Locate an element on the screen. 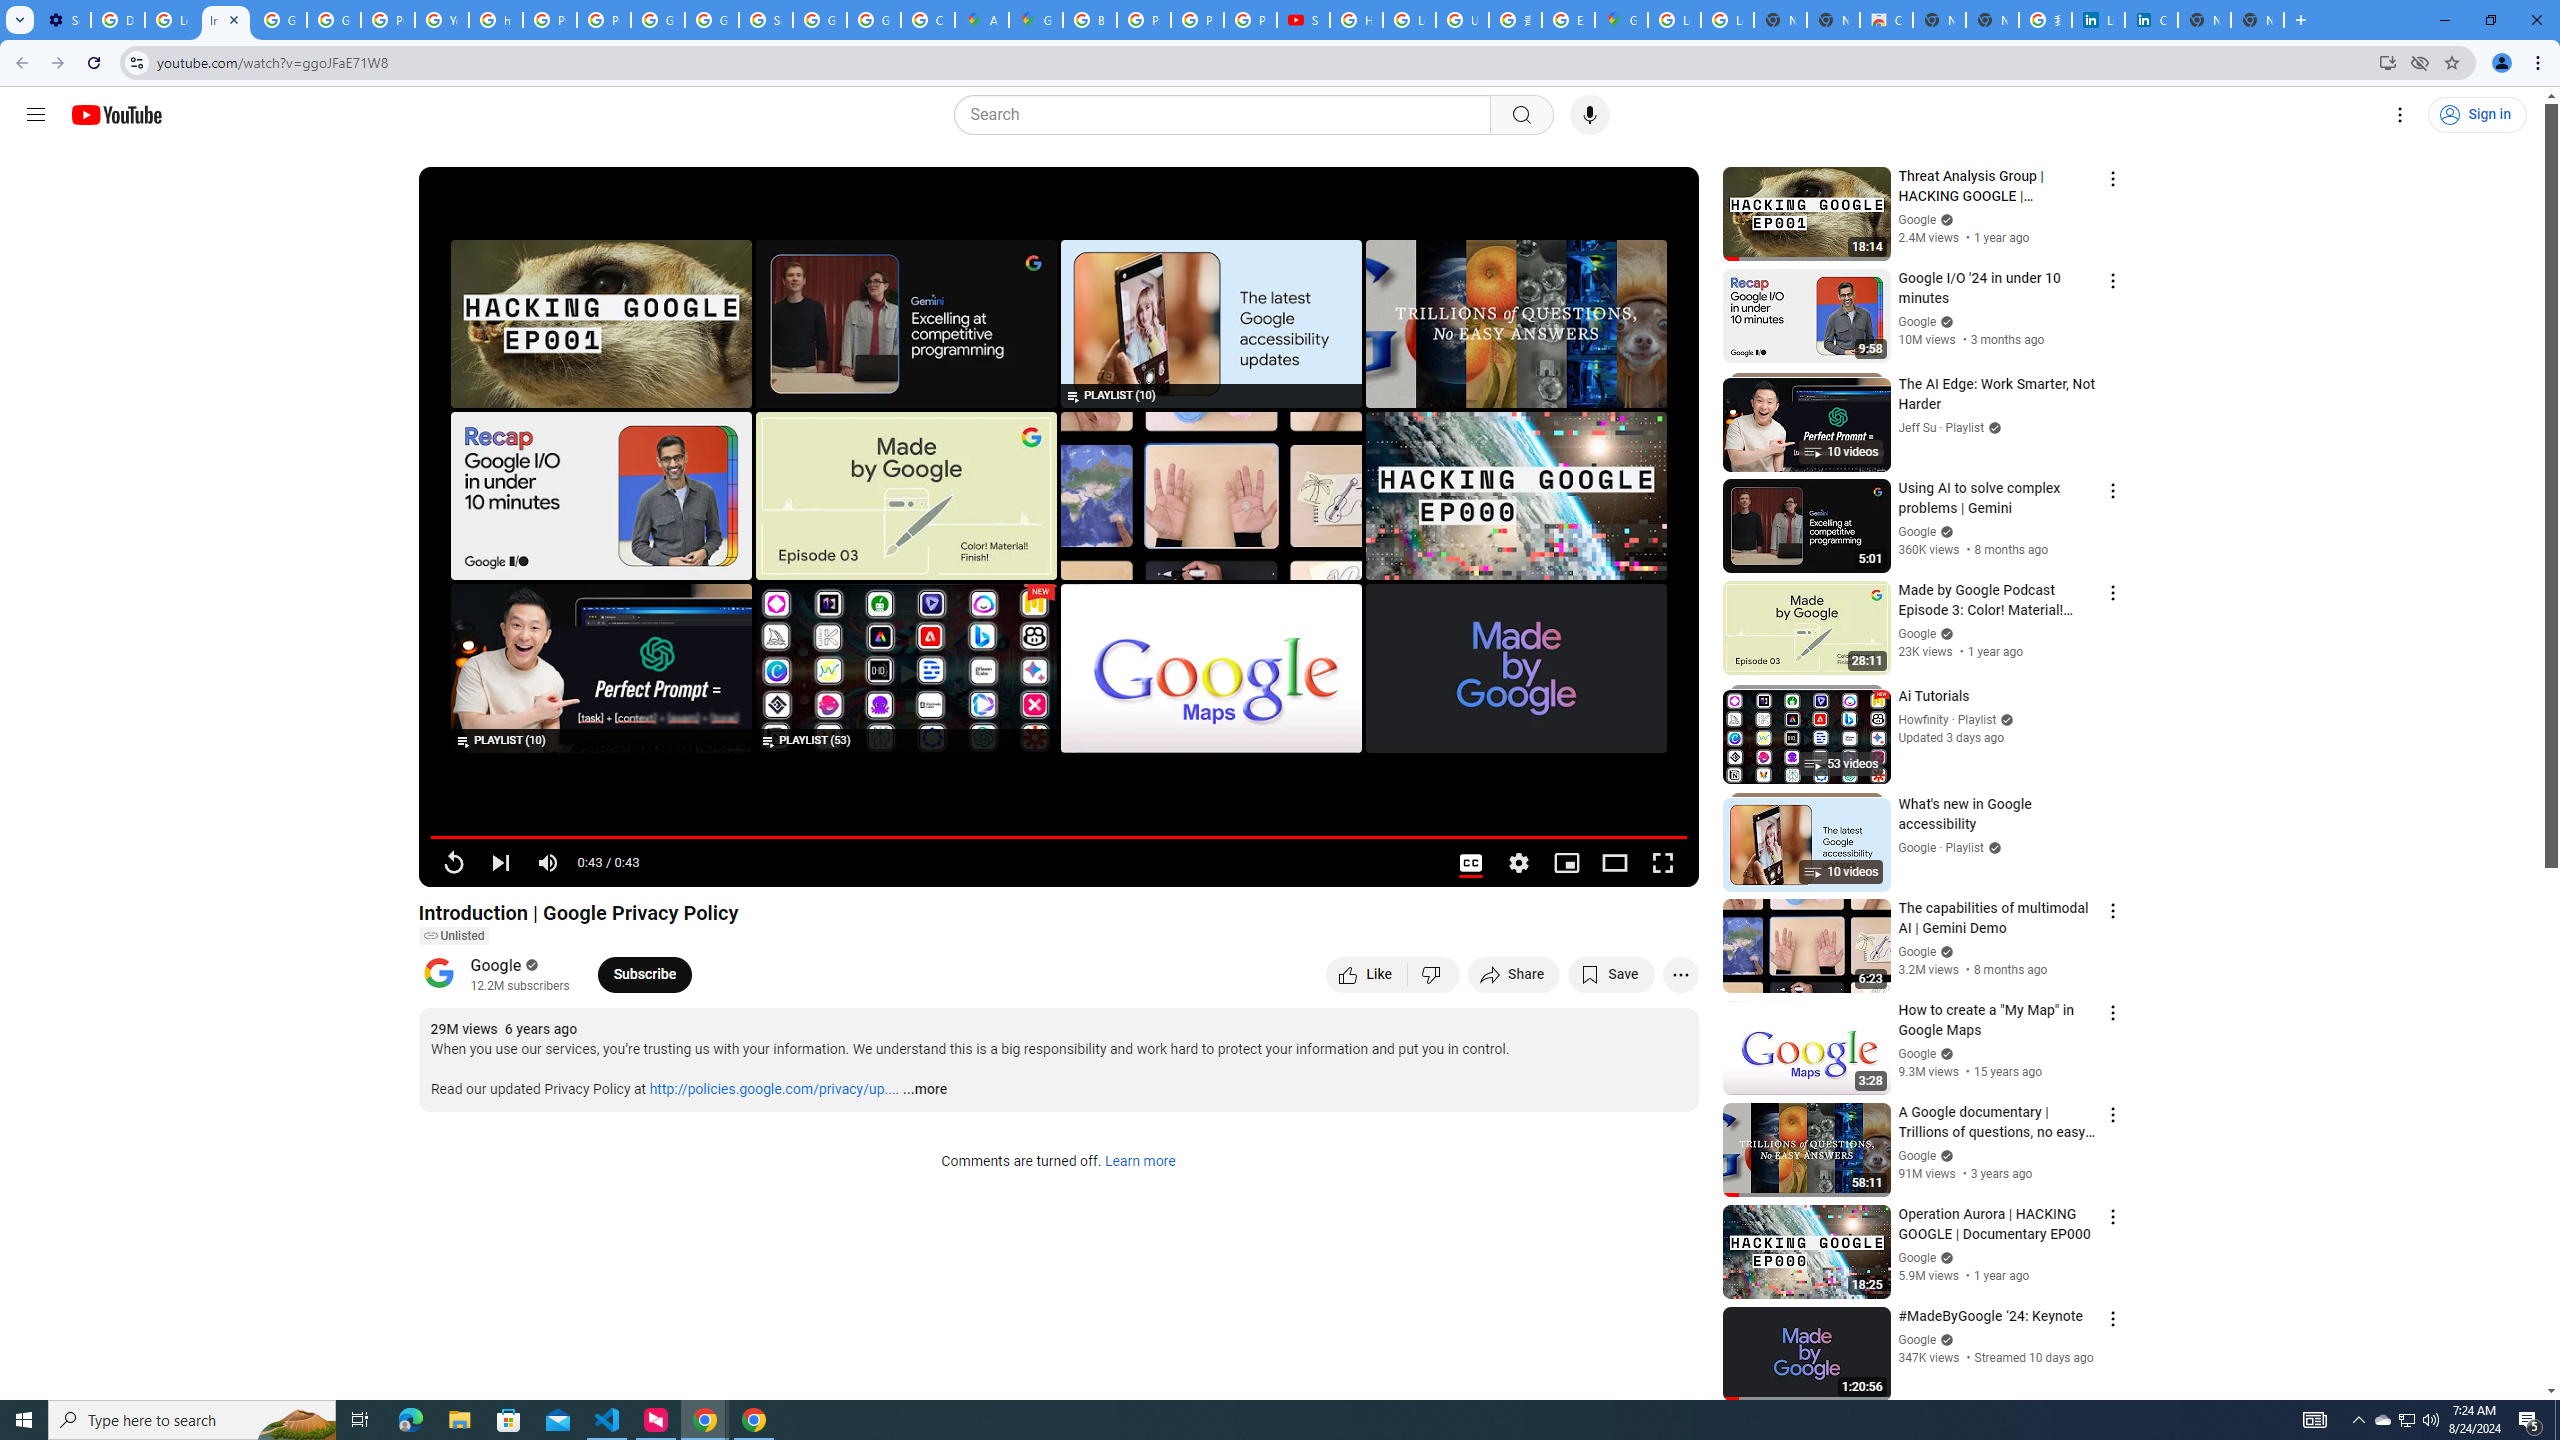  'Explore new street-level details - Google Maps Help' is located at coordinates (1569, 19).